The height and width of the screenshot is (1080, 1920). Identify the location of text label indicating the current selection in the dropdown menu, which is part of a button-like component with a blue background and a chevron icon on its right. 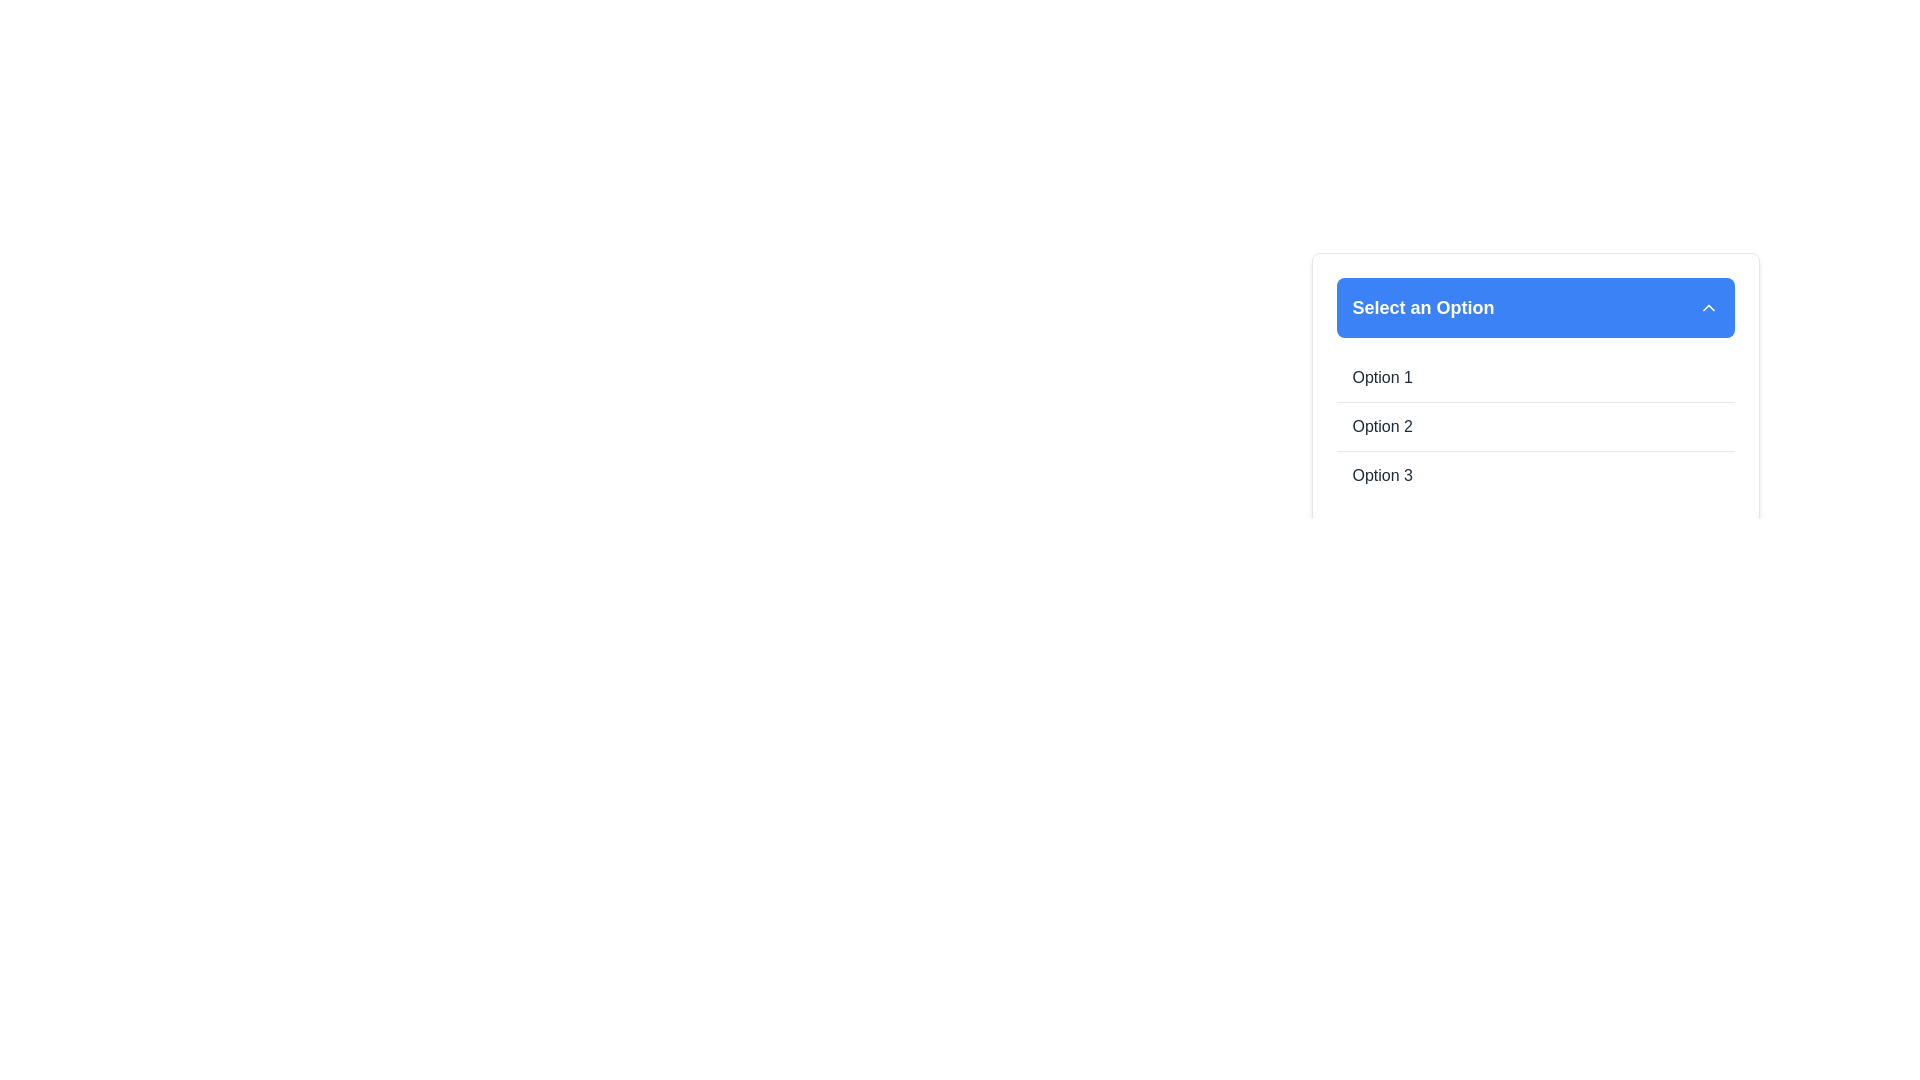
(1422, 308).